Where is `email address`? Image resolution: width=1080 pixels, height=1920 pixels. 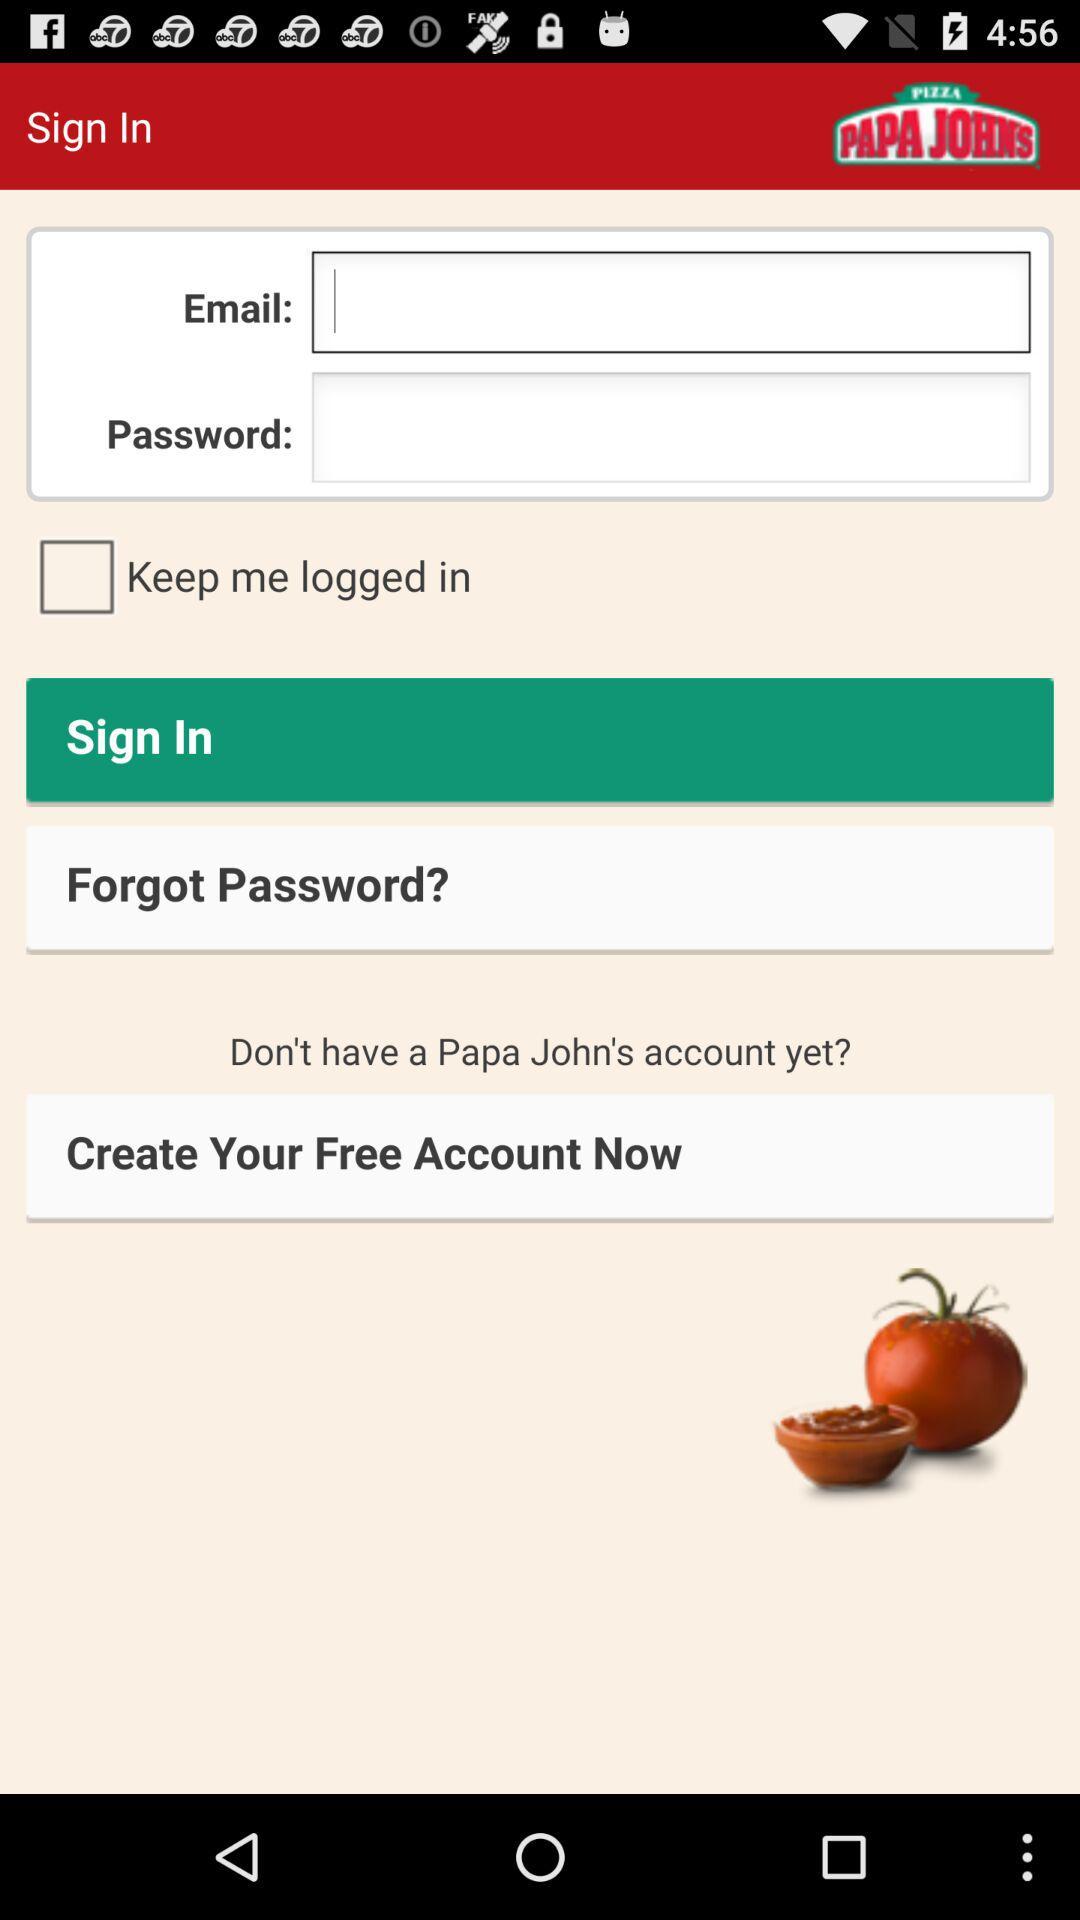 email address is located at coordinates (671, 306).